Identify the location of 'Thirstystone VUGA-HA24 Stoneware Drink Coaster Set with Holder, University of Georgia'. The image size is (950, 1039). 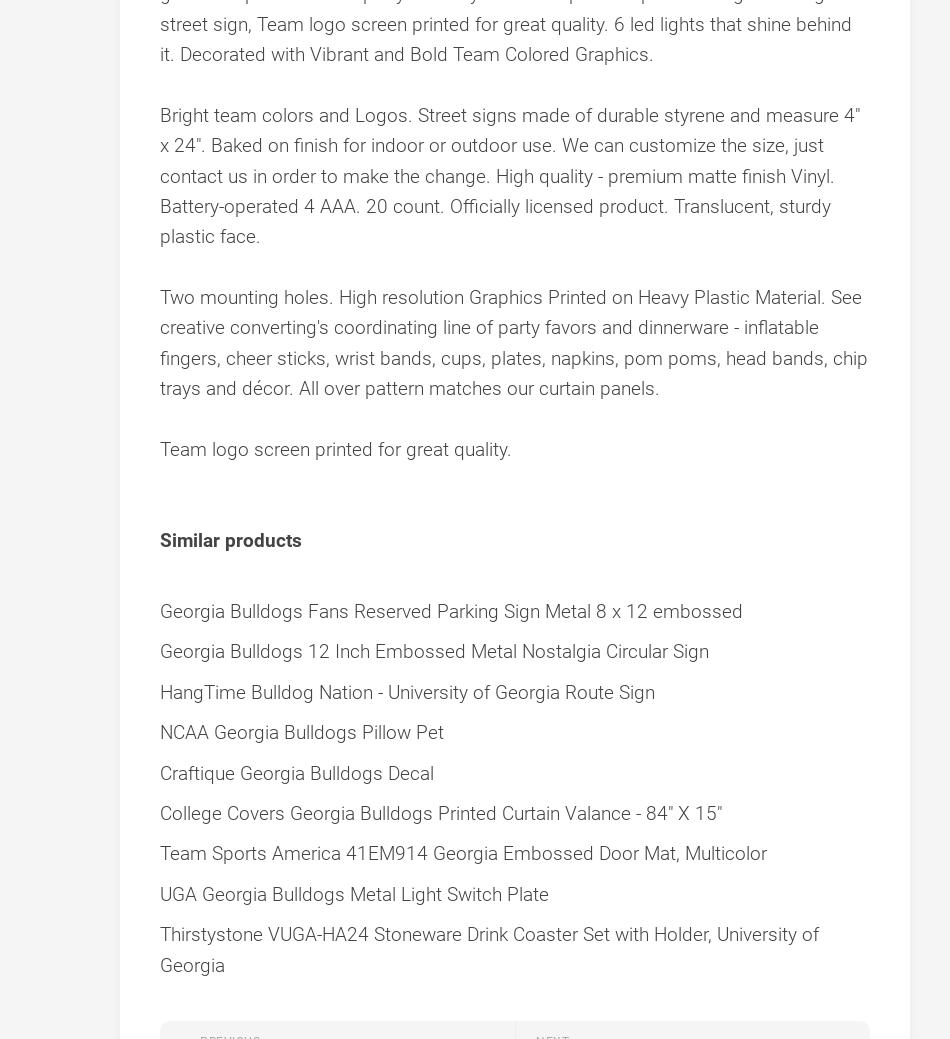
(159, 949).